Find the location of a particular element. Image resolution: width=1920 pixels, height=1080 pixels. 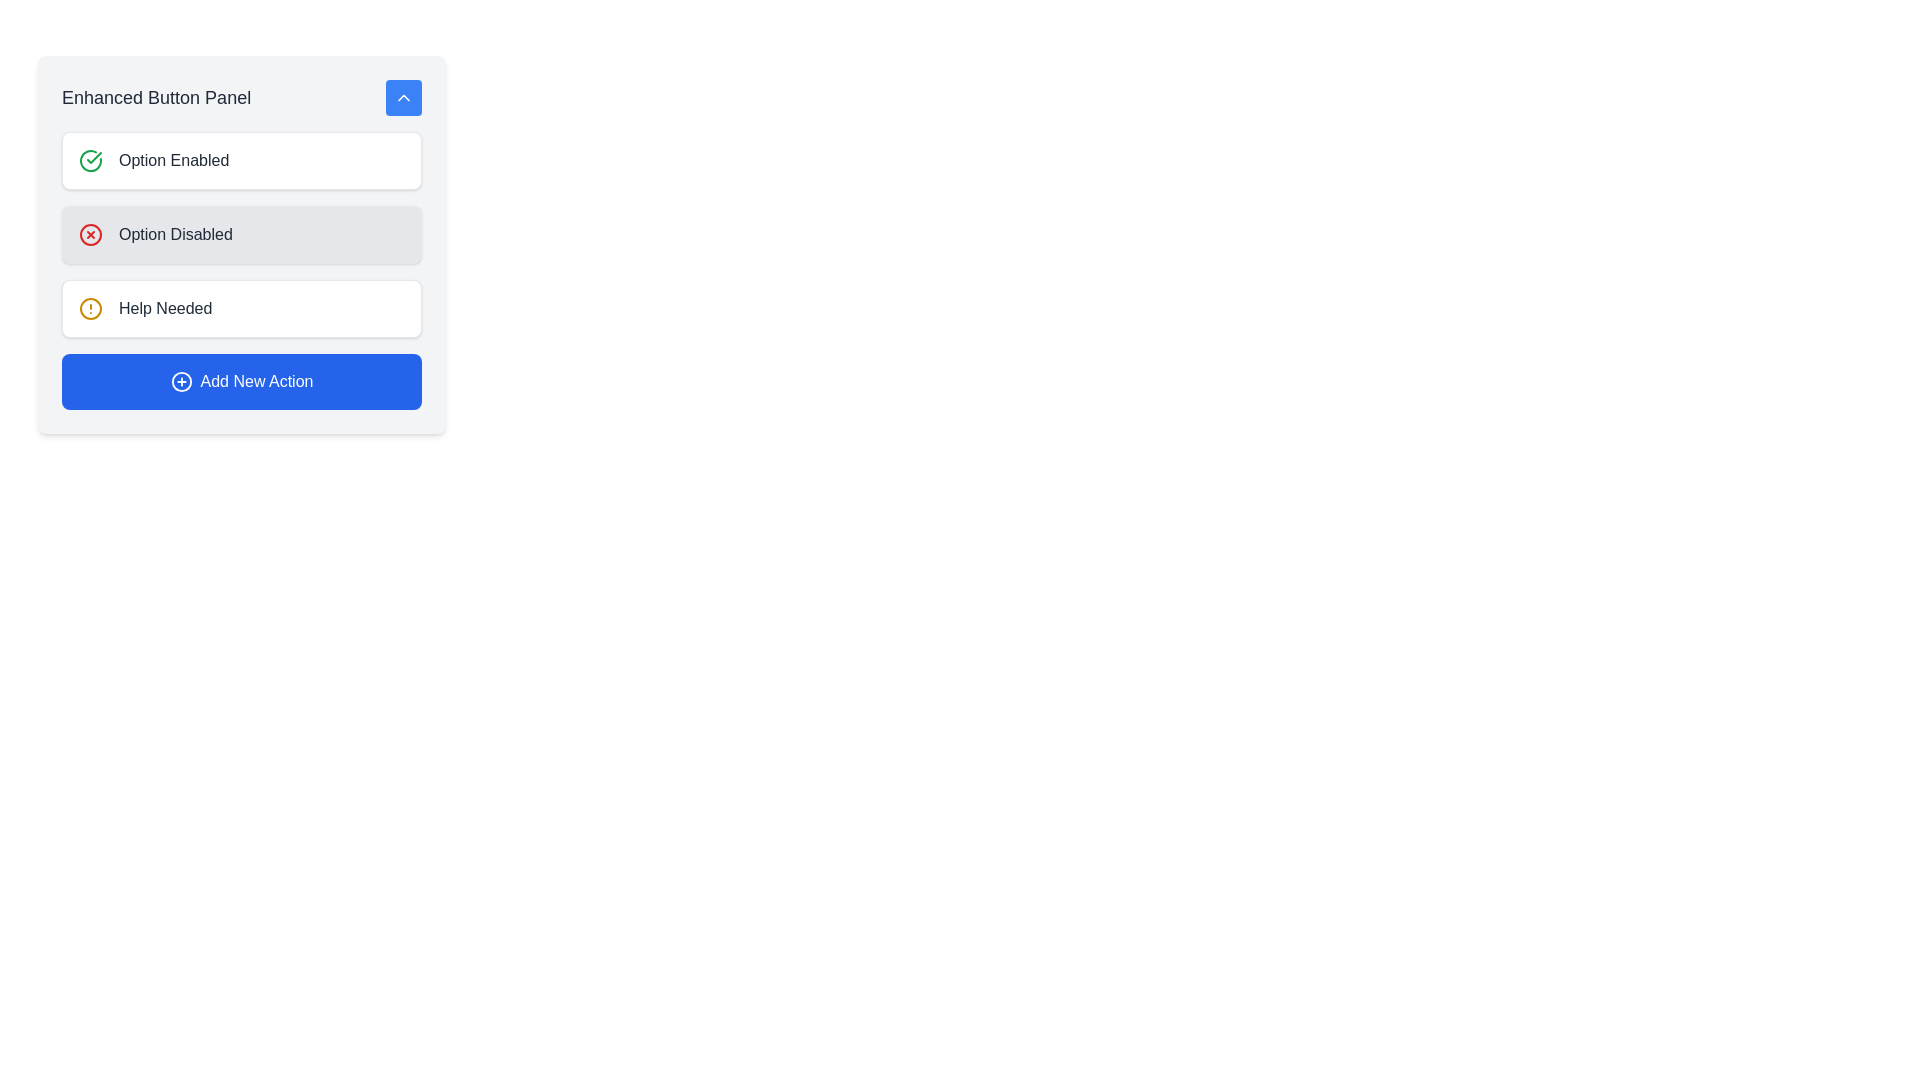

the status conveyed by the green checkmark icon indicating that the 'Option Enabled' is active, located to the left of the text 'Option Enabled' is located at coordinates (93, 157).